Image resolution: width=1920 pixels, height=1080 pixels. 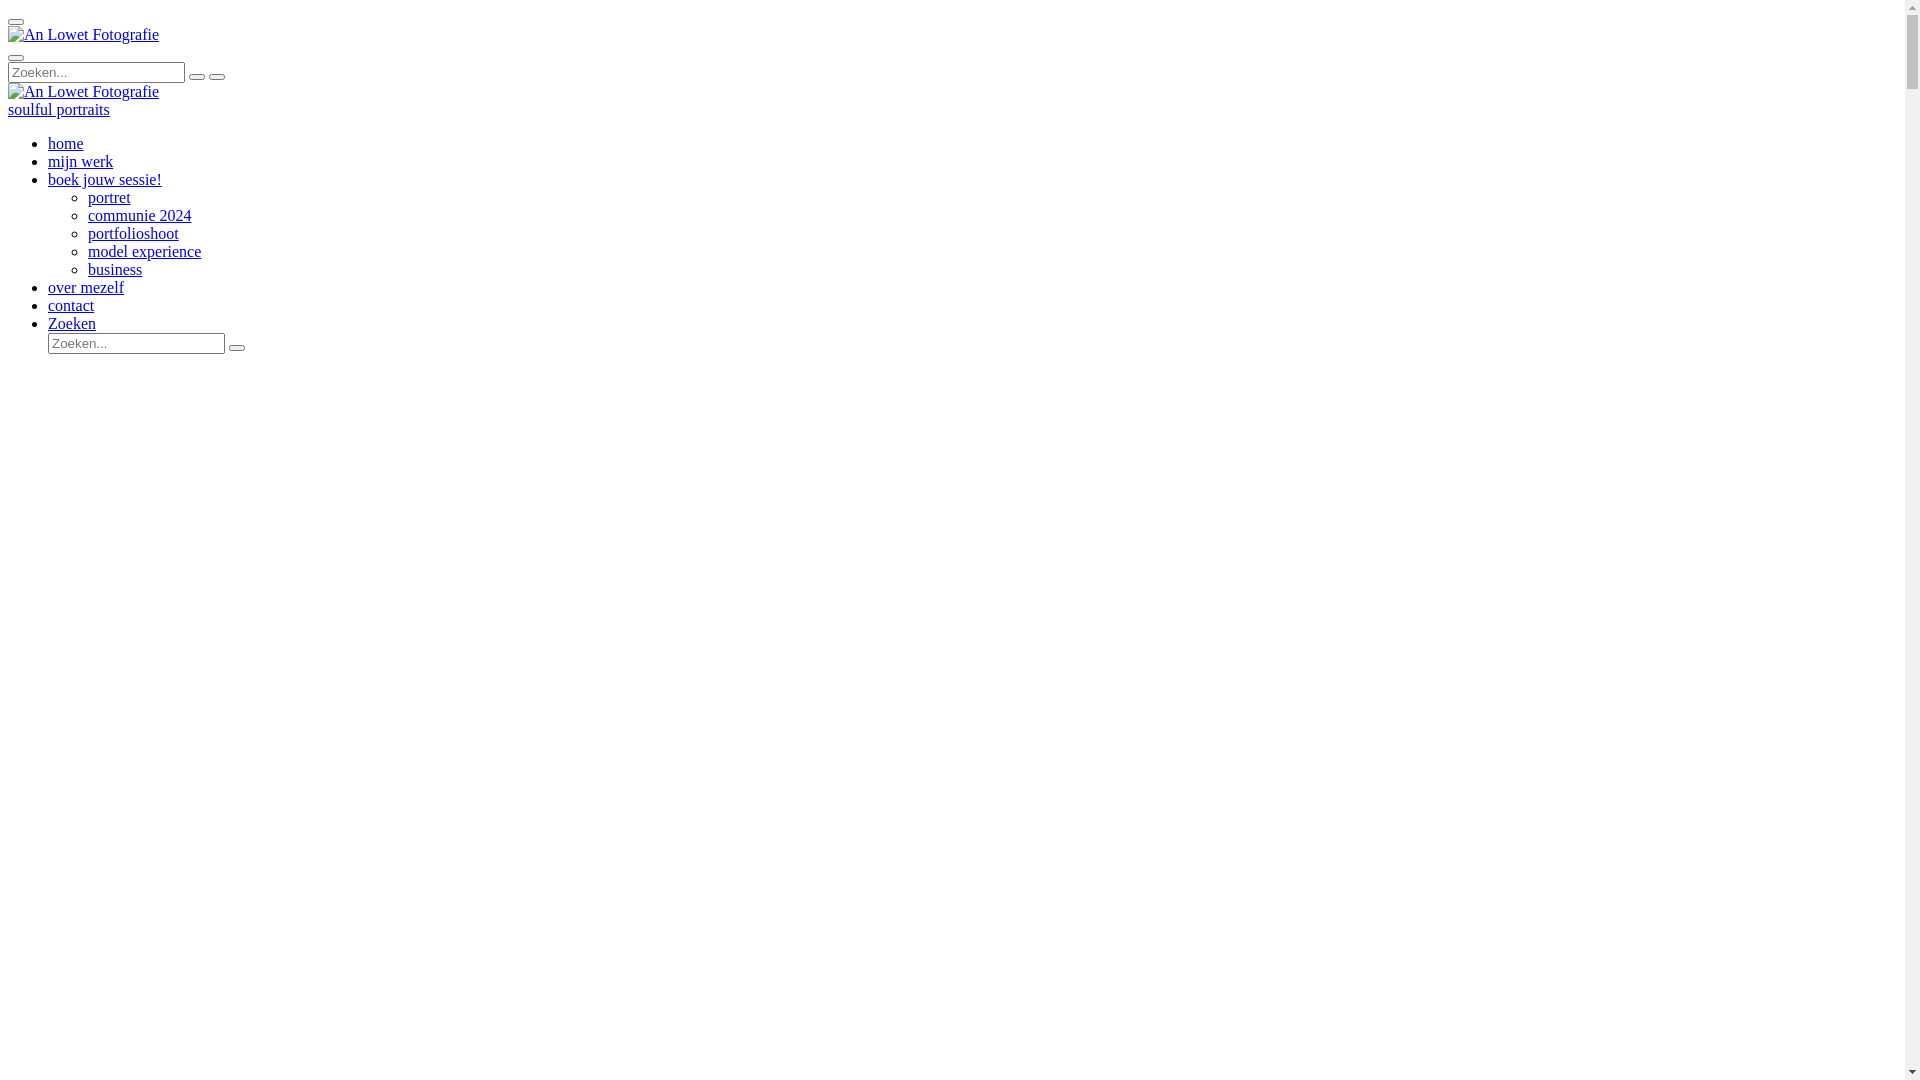 What do you see at coordinates (138, 215) in the screenshot?
I see `'communie 2024'` at bounding box center [138, 215].